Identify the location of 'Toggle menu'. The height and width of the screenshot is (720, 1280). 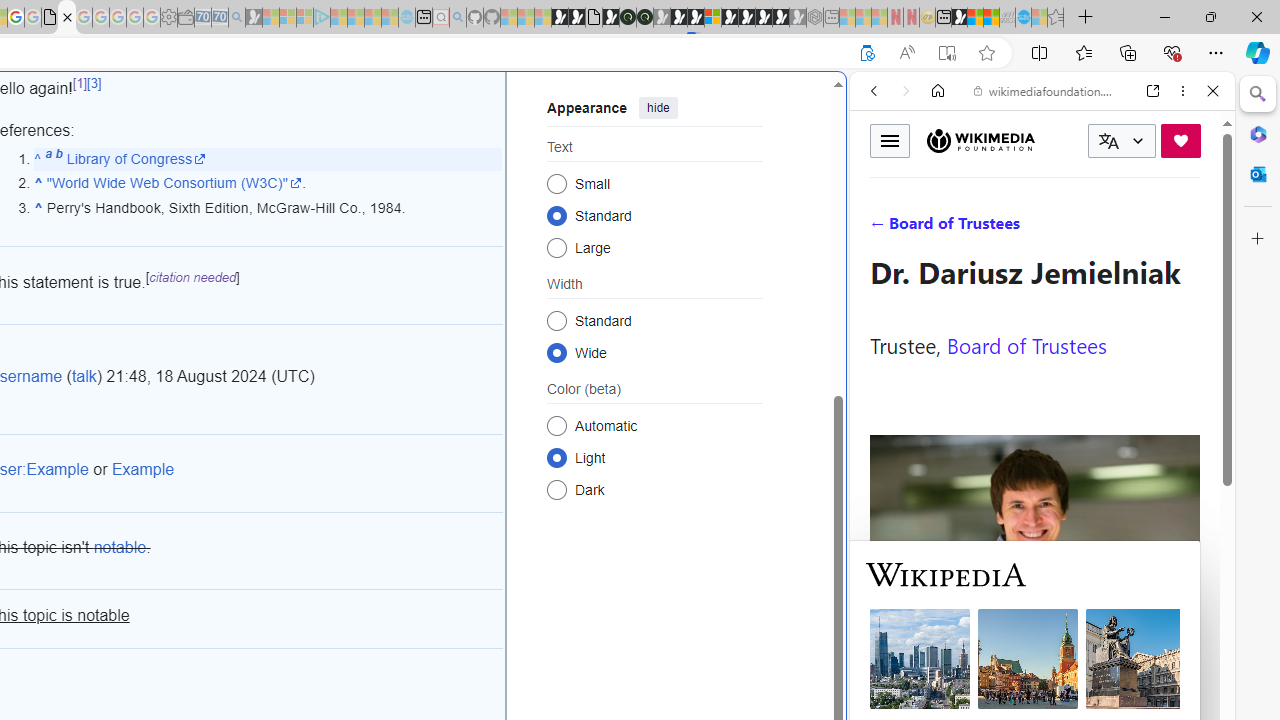
(889, 139).